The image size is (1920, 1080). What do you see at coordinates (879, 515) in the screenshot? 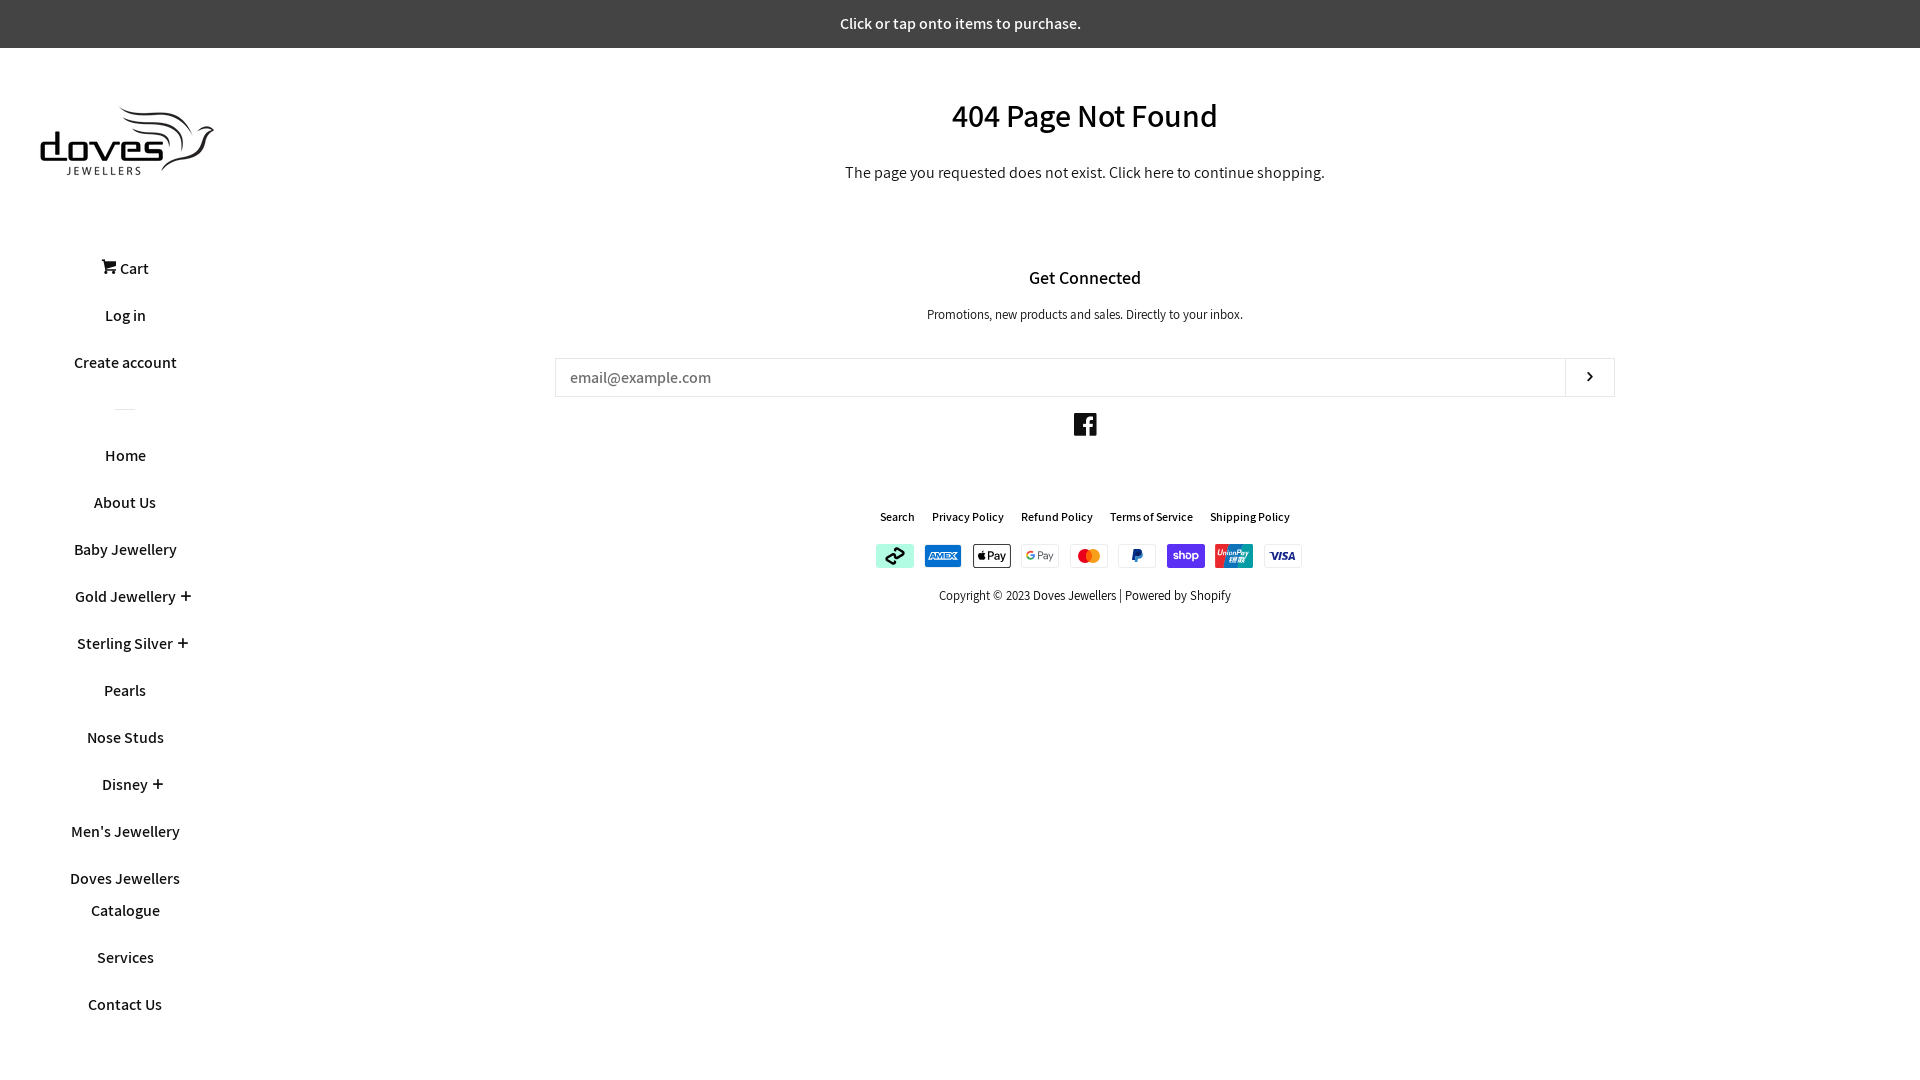
I see `'Search'` at bounding box center [879, 515].